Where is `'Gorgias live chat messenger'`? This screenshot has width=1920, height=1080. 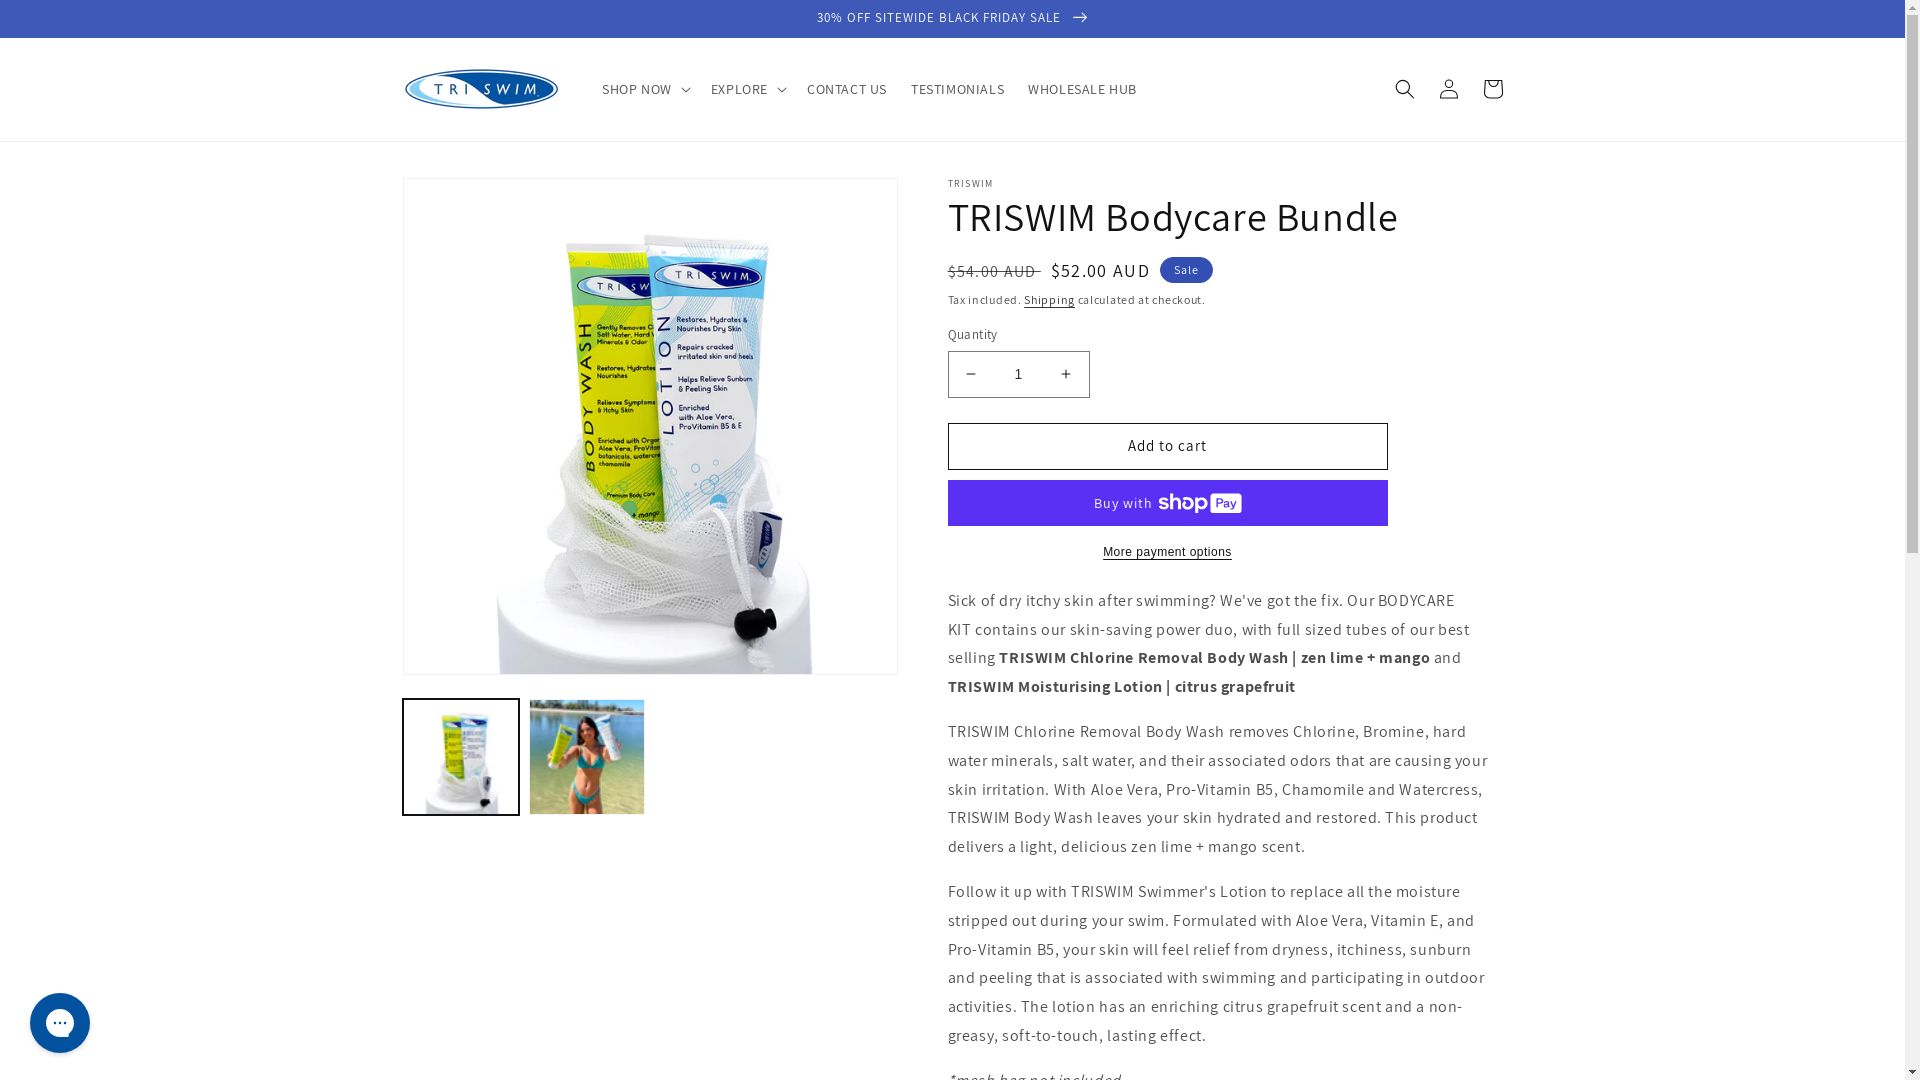
'Gorgias live chat messenger' is located at coordinates (59, 1022).